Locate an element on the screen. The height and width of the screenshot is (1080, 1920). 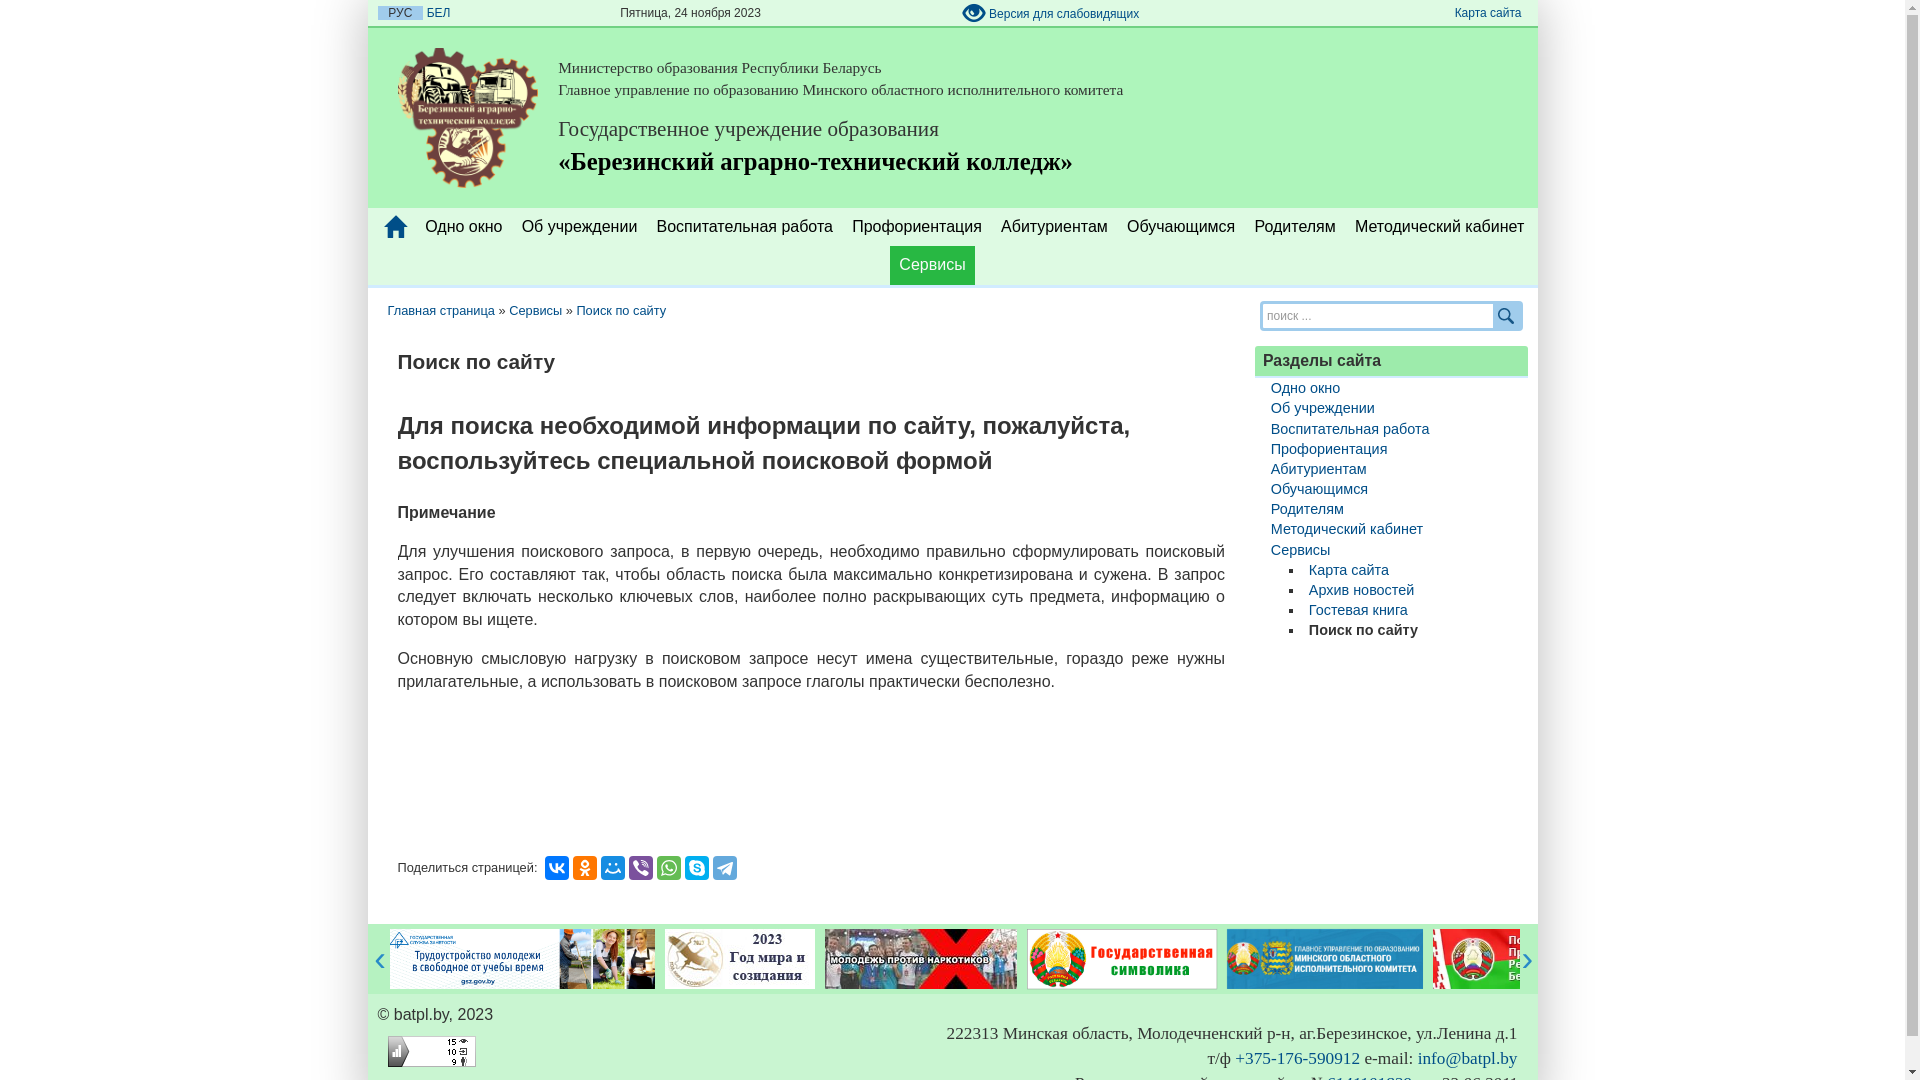
'WhatsApp' is located at coordinates (668, 866).